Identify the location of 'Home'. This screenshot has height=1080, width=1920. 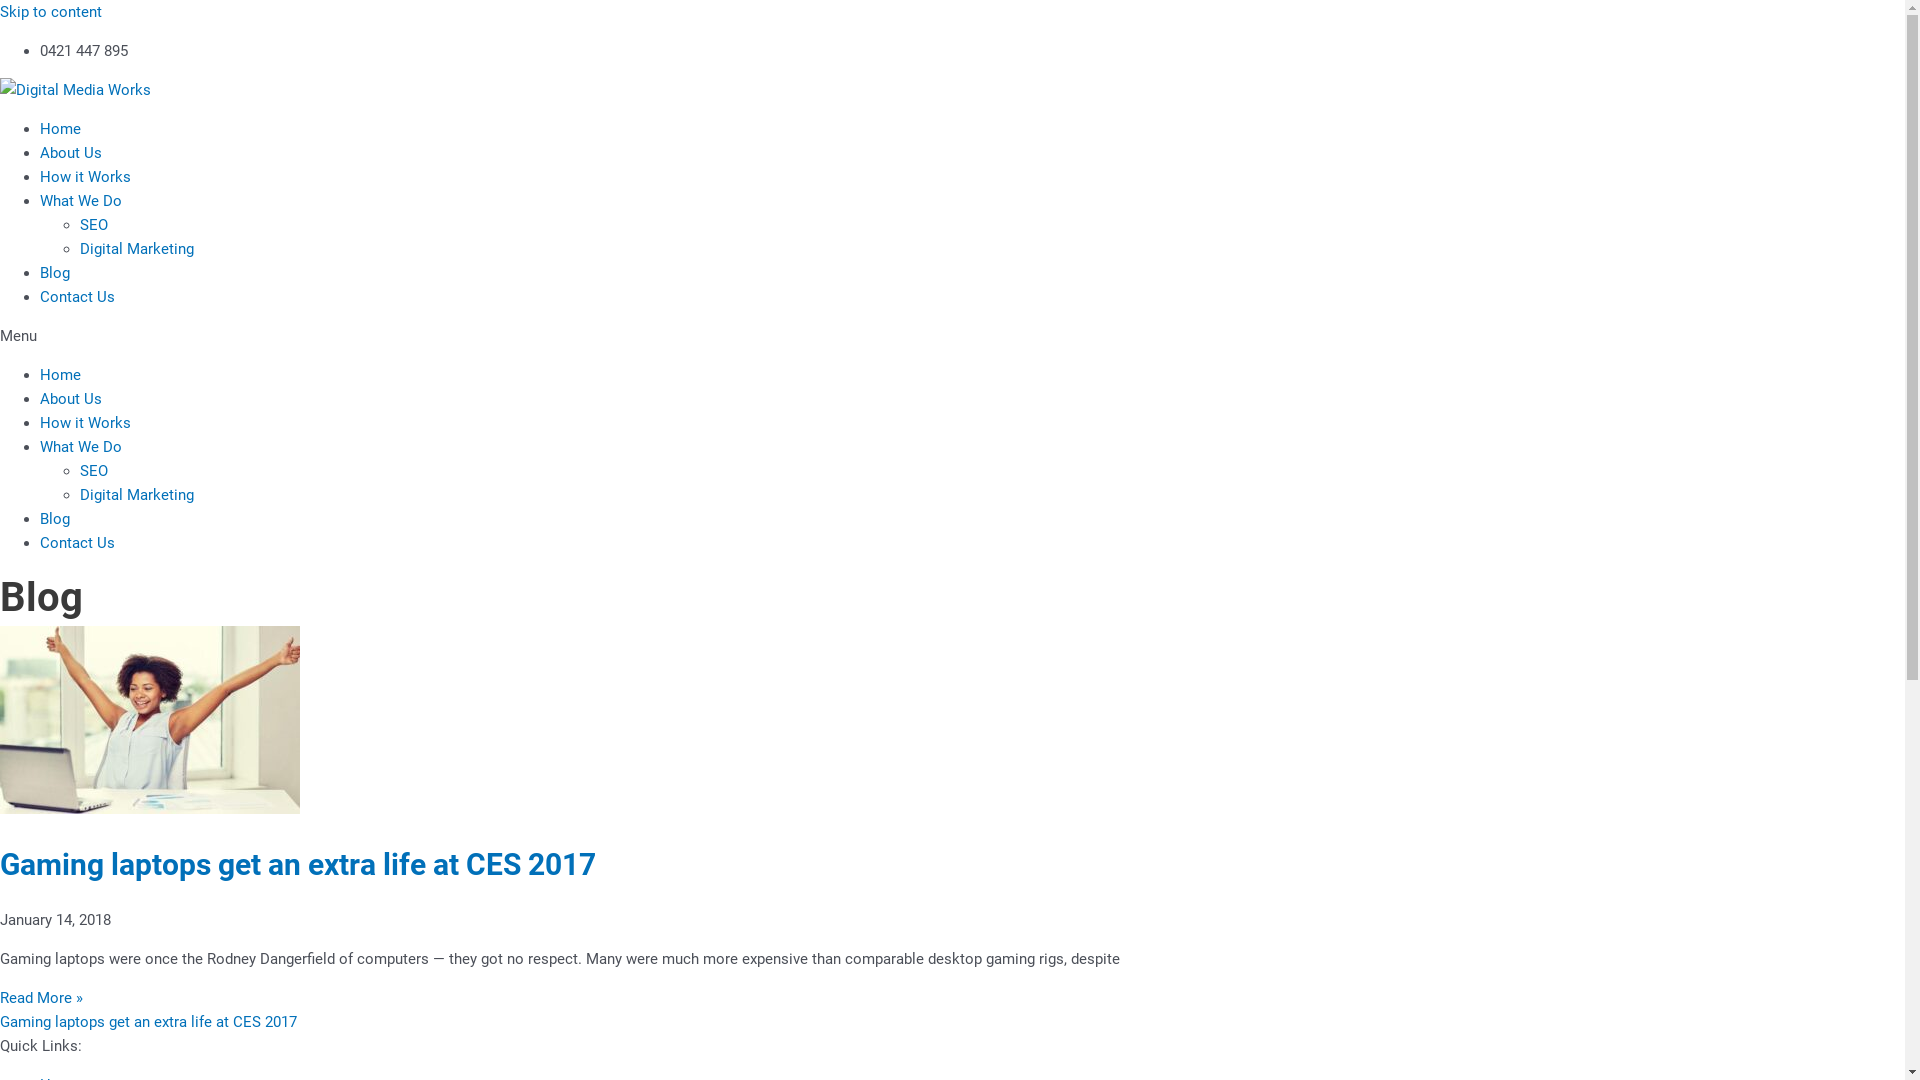
(60, 128).